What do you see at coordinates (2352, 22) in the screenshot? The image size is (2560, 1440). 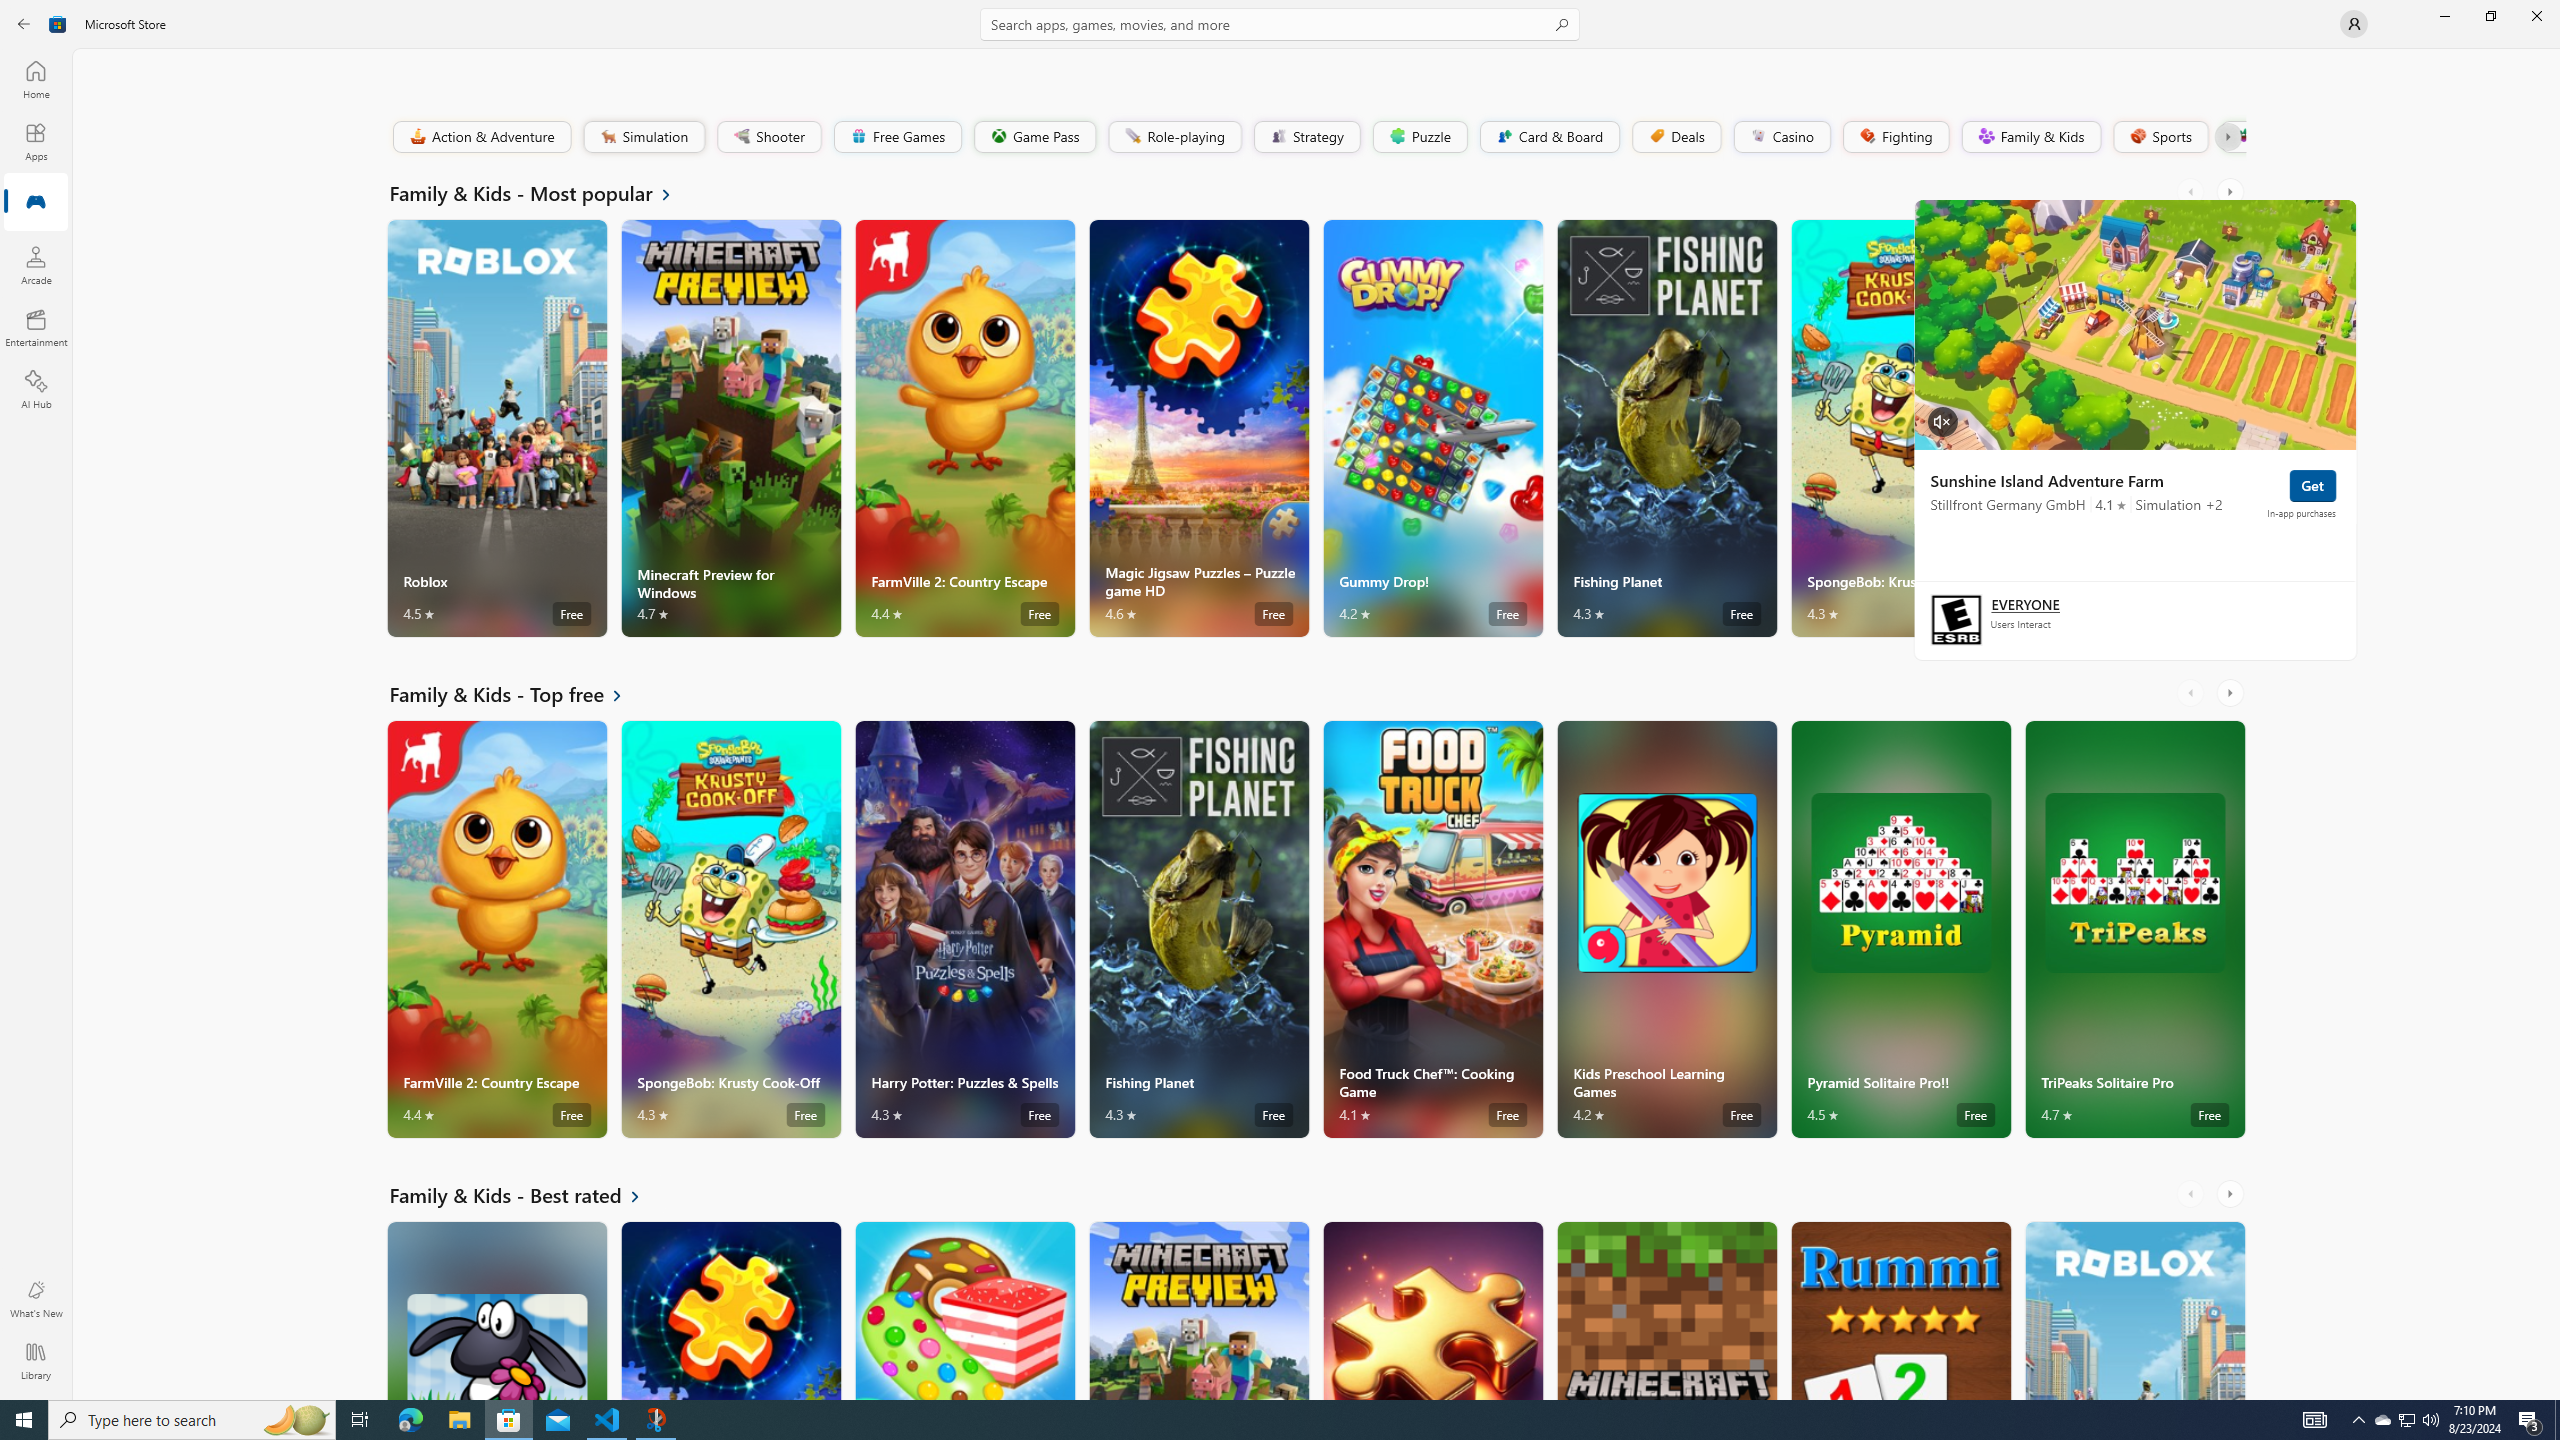 I see `'User profile'` at bounding box center [2352, 22].